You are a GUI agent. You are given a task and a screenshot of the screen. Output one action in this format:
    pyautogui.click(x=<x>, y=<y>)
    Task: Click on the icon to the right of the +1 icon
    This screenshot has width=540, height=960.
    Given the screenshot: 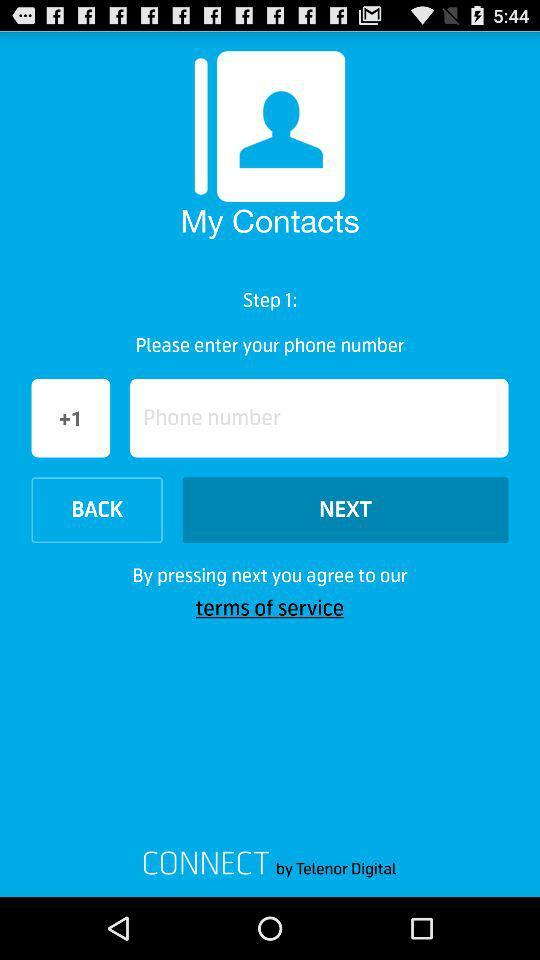 What is the action you would take?
    pyautogui.click(x=319, y=417)
    